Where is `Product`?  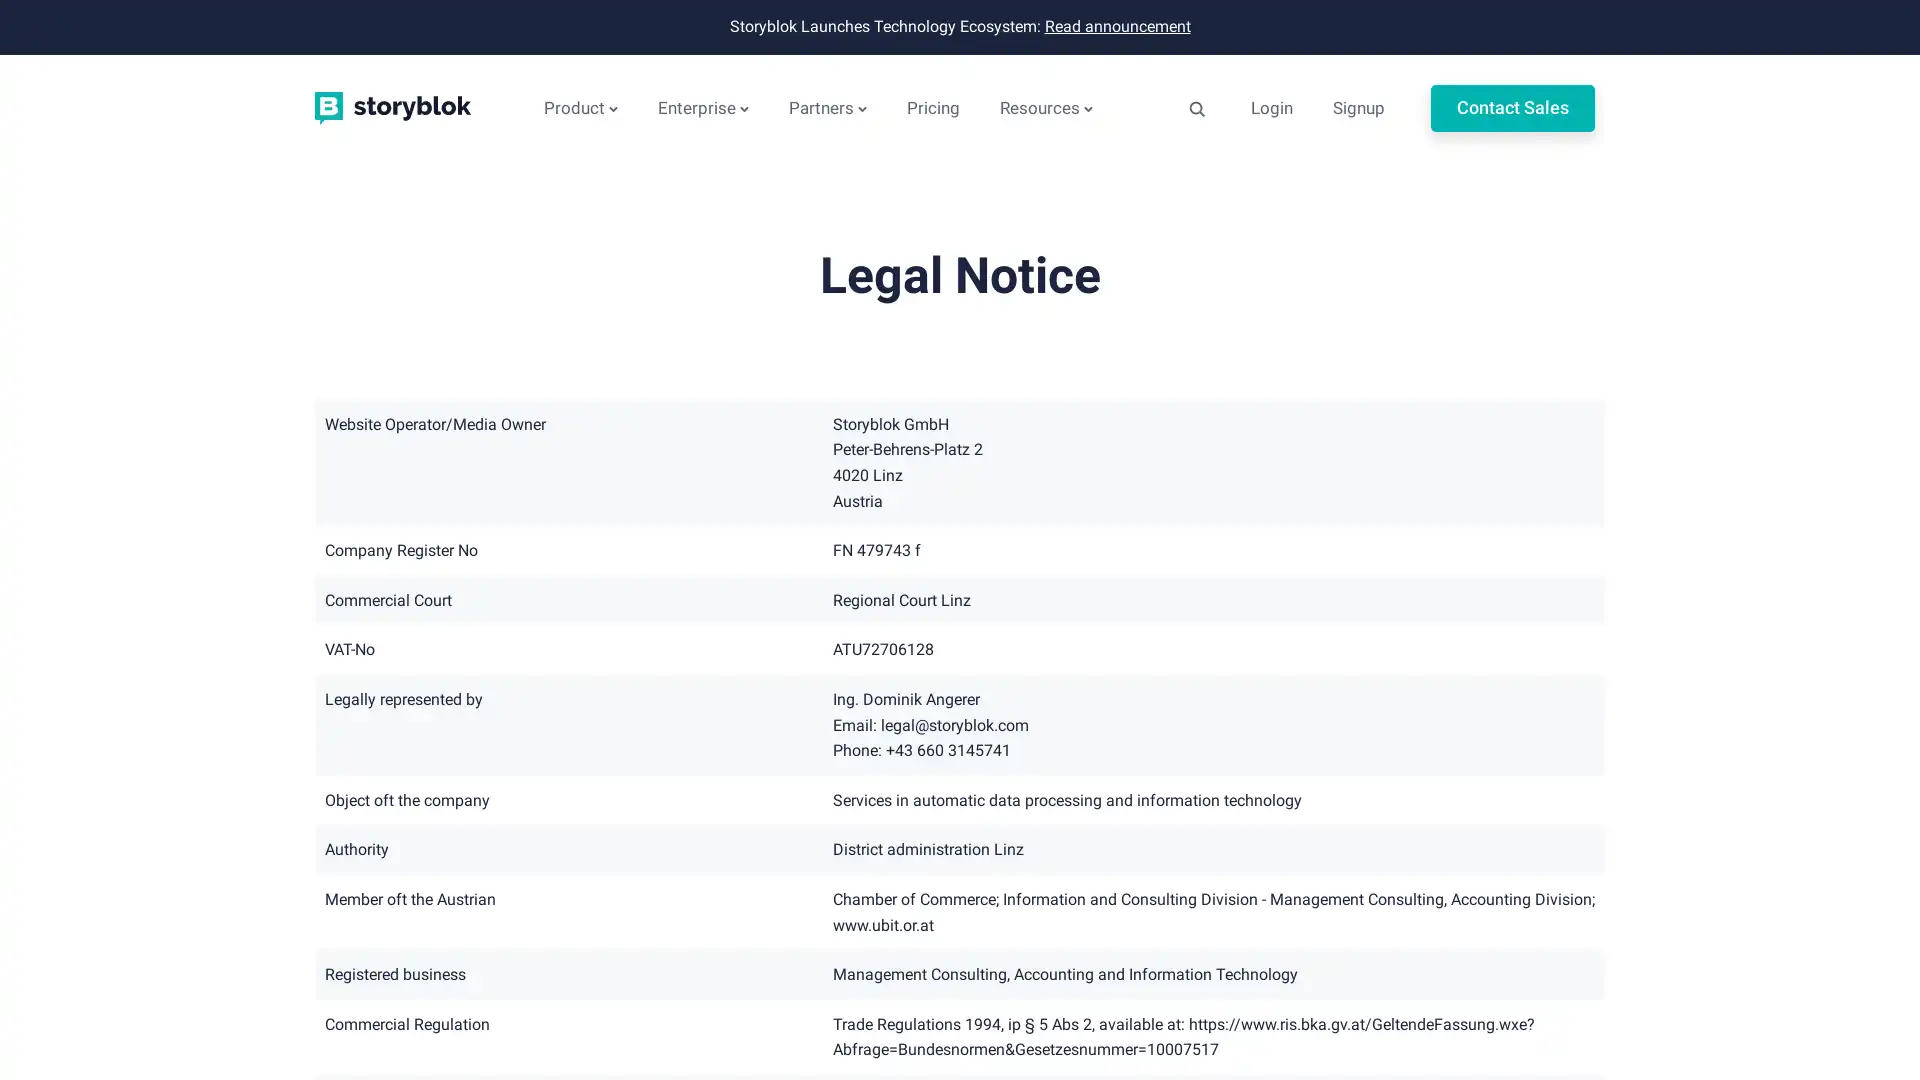 Product is located at coordinates (579, 108).